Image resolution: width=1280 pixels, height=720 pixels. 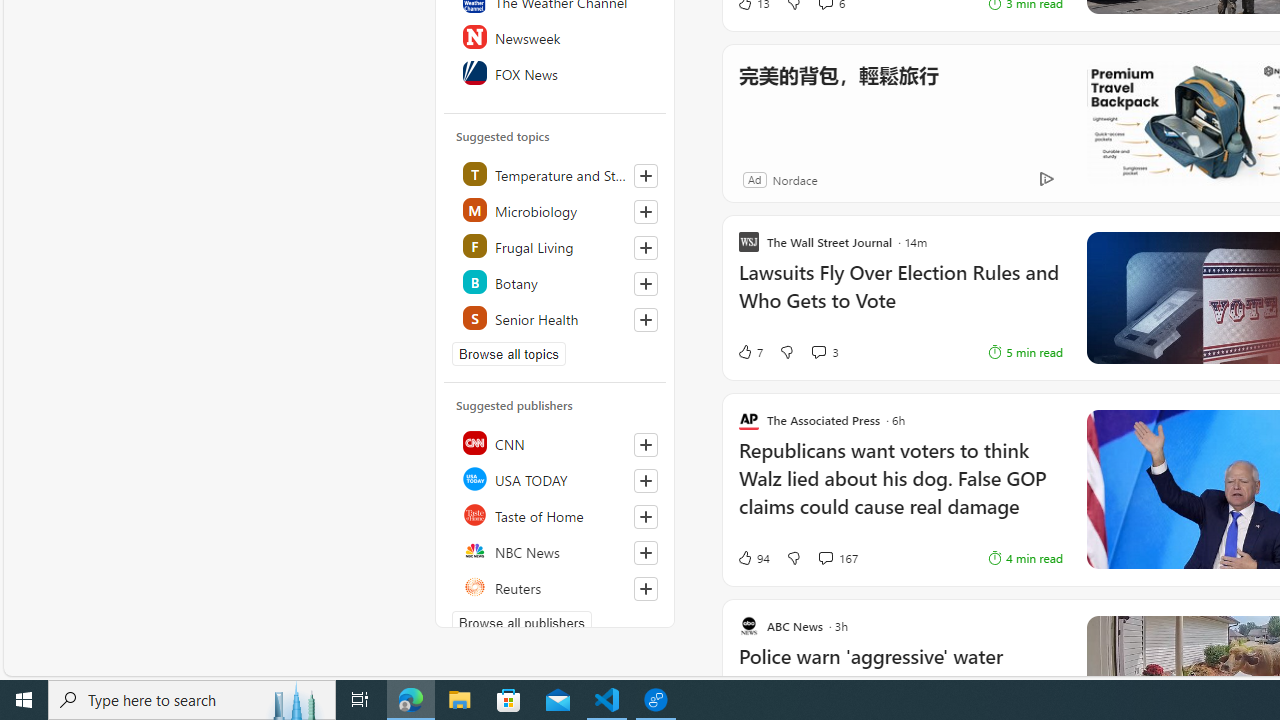 What do you see at coordinates (645, 587) in the screenshot?
I see `'Follow this source'` at bounding box center [645, 587].